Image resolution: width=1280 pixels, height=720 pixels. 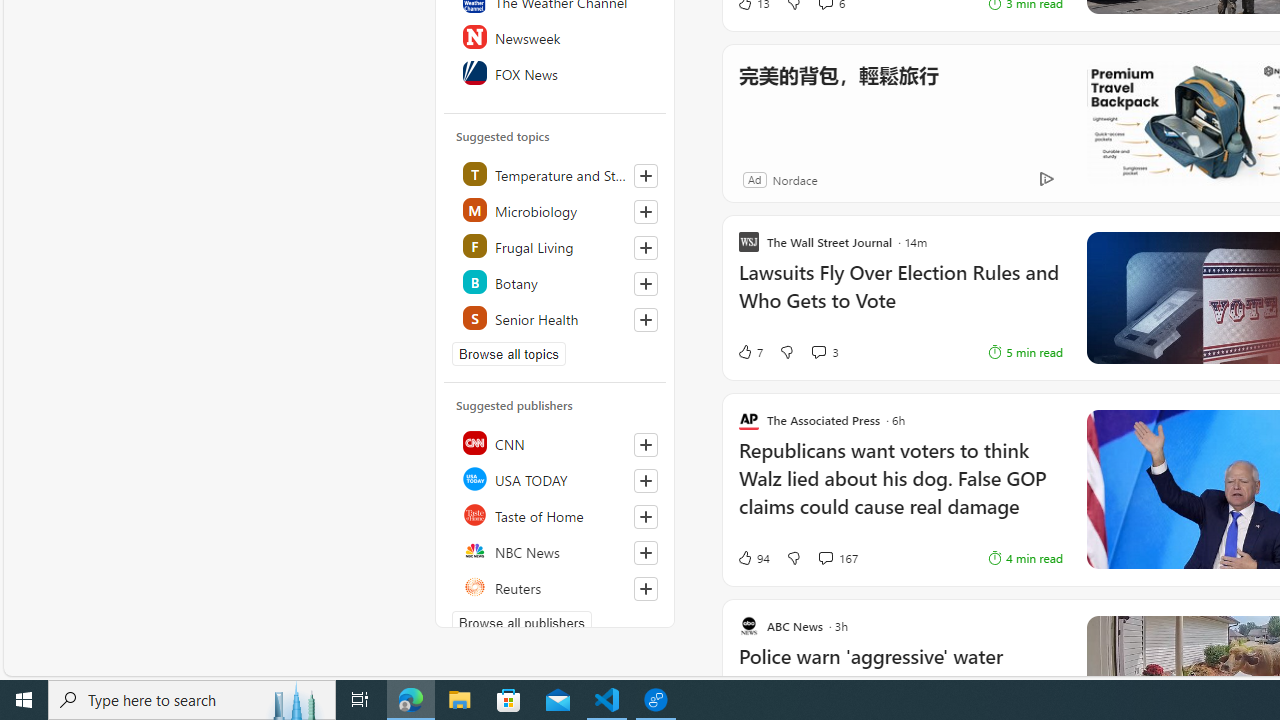 What do you see at coordinates (645, 587) in the screenshot?
I see `'Follow this source'` at bounding box center [645, 587].